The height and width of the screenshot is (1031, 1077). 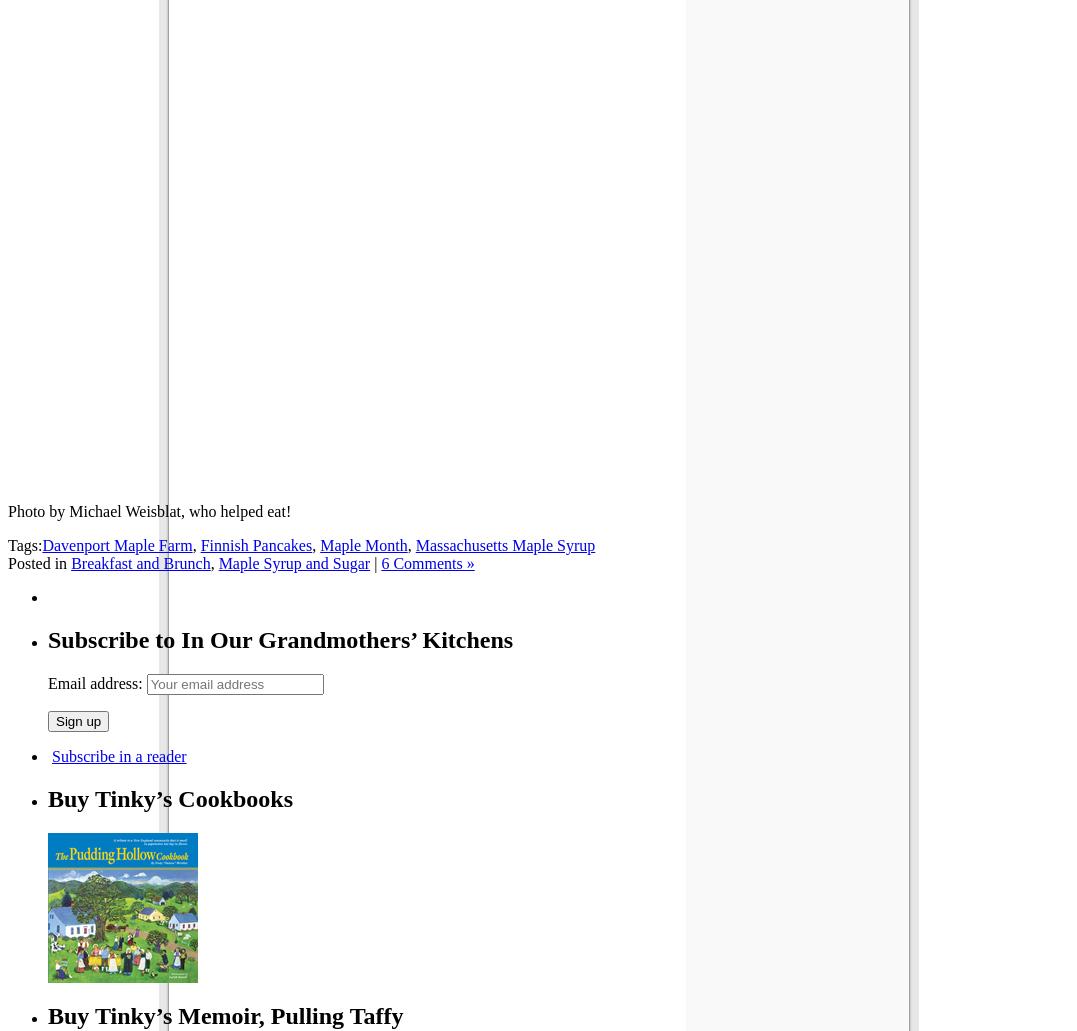 What do you see at coordinates (42, 544) in the screenshot?
I see `'Davenport Maple Farm'` at bounding box center [42, 544].